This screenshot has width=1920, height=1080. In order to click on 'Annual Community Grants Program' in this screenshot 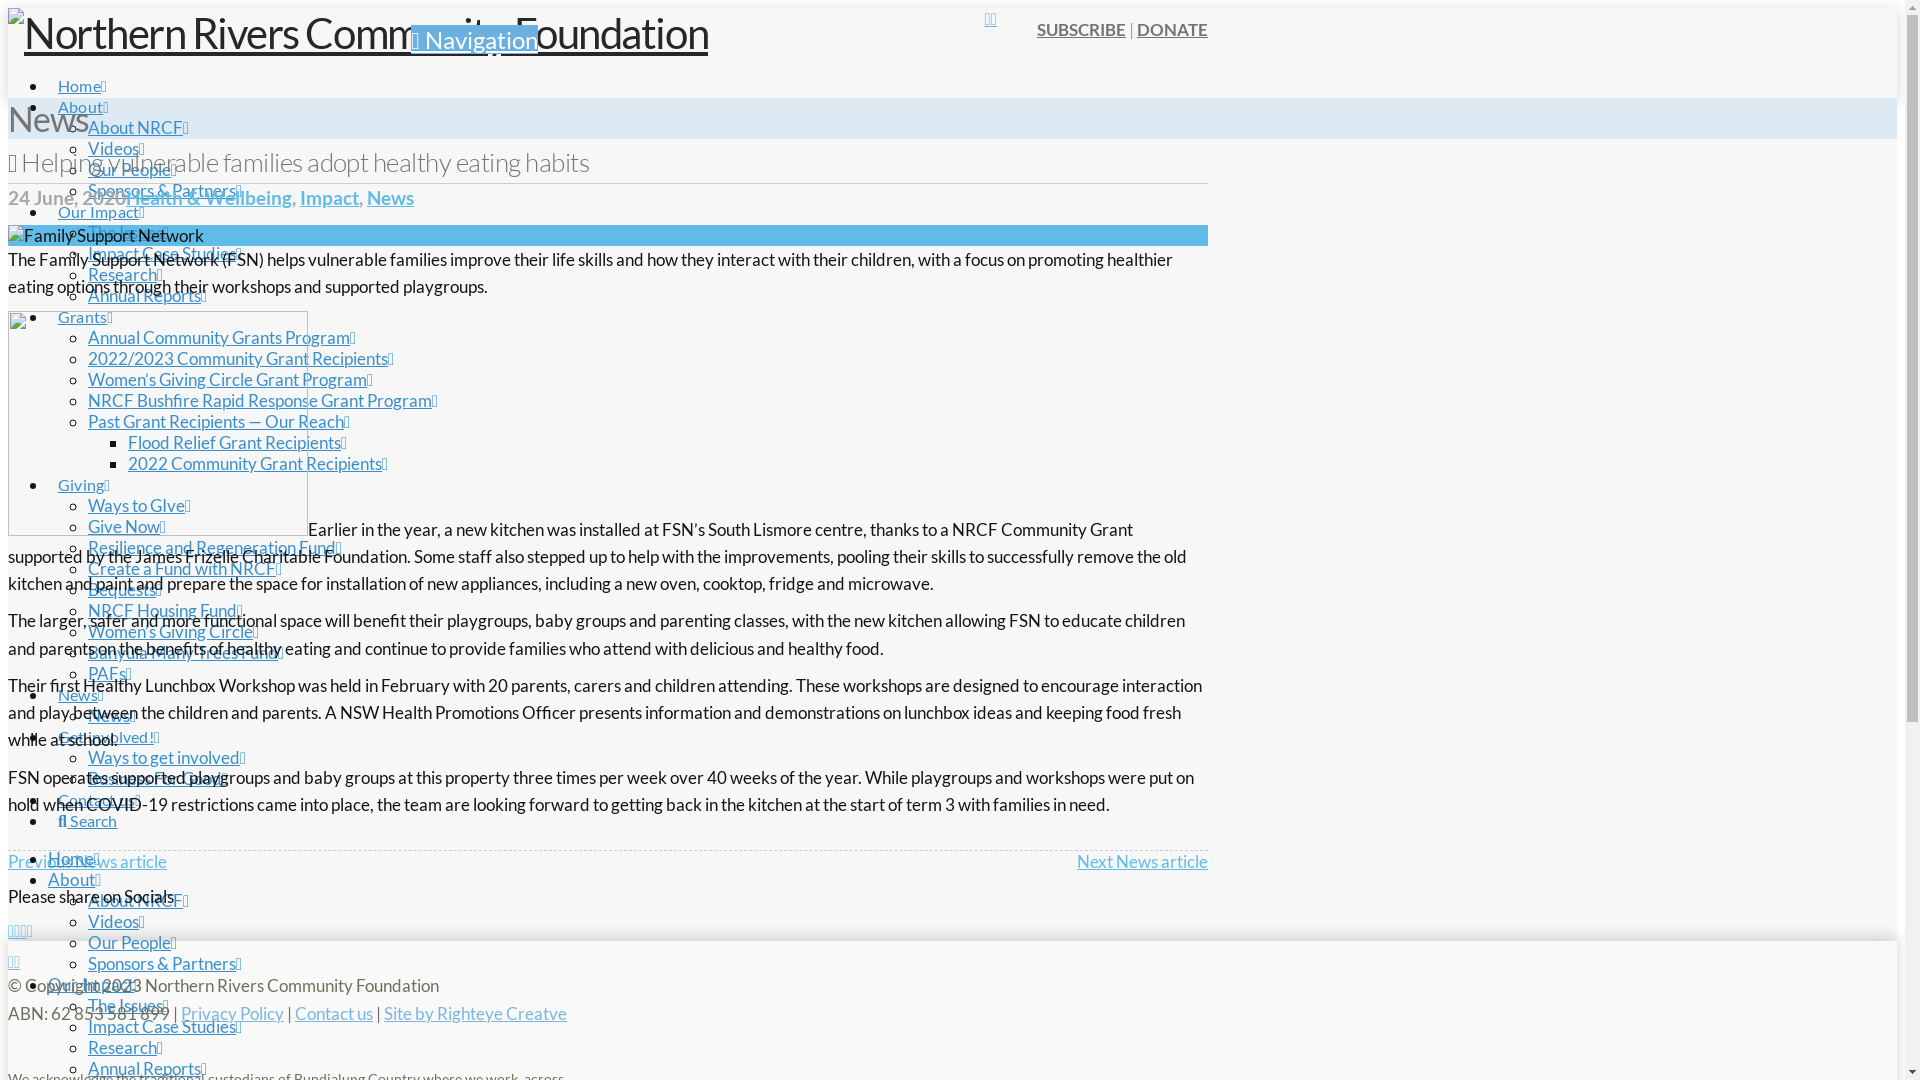, I will do `click(221, 336)`.